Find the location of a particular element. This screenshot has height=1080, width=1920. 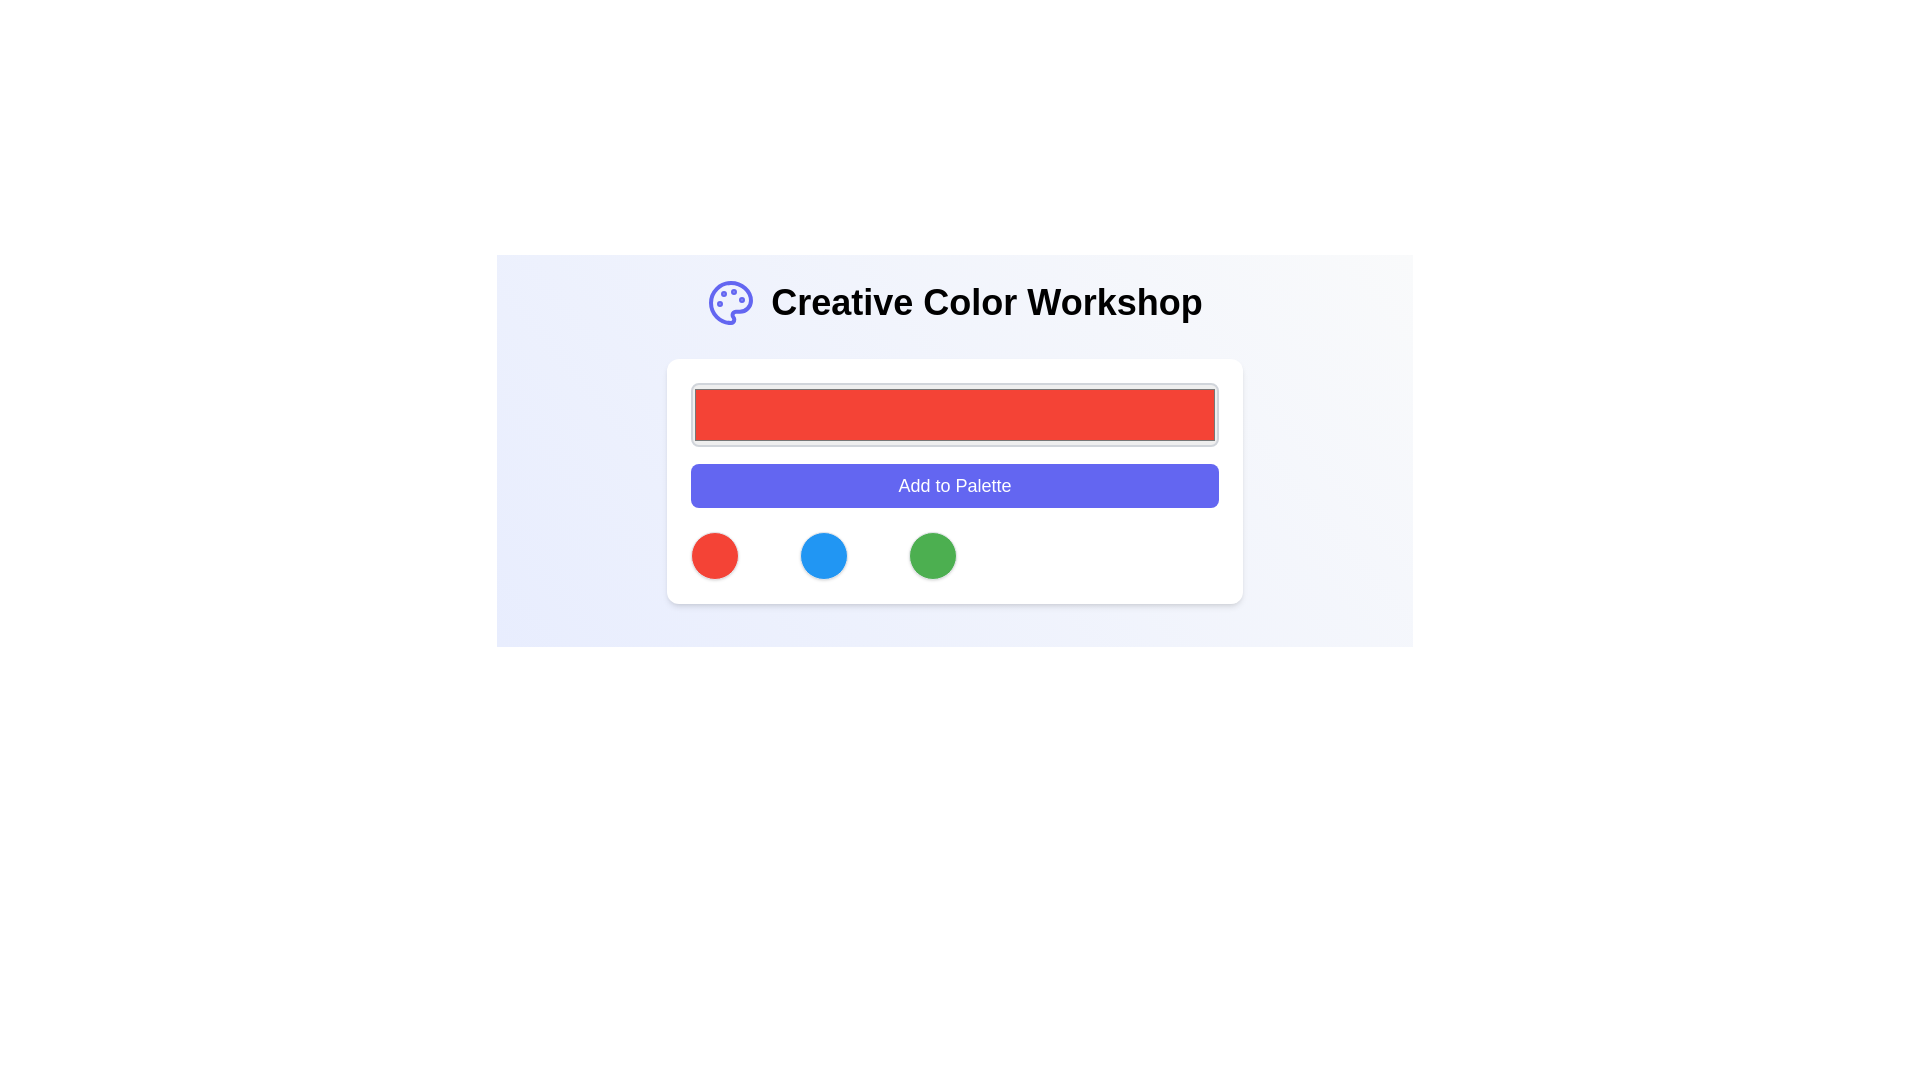

the leftmost circular color indicator, which is part of a row of three circular elements located beneath the 'Add to Palette' button is located at coordinates (715, 555).